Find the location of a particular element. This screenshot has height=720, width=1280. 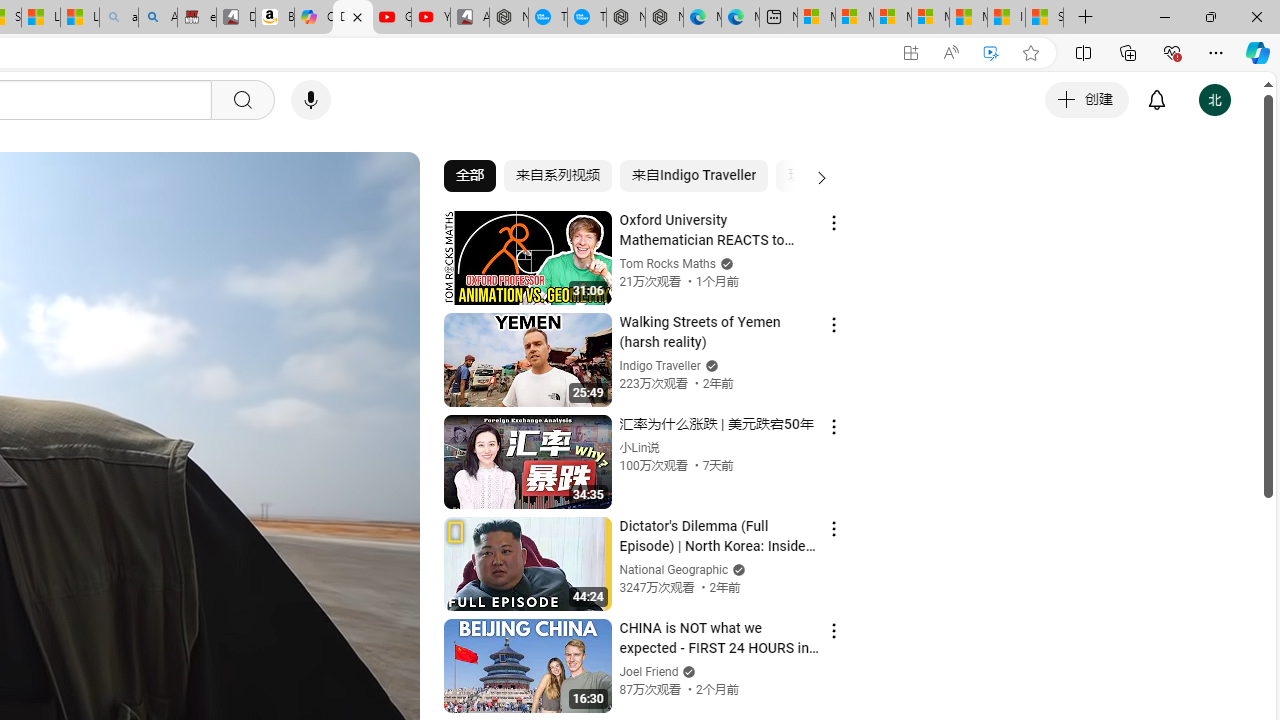

'Nordace - My Account' is located at coordinates (509, 17).